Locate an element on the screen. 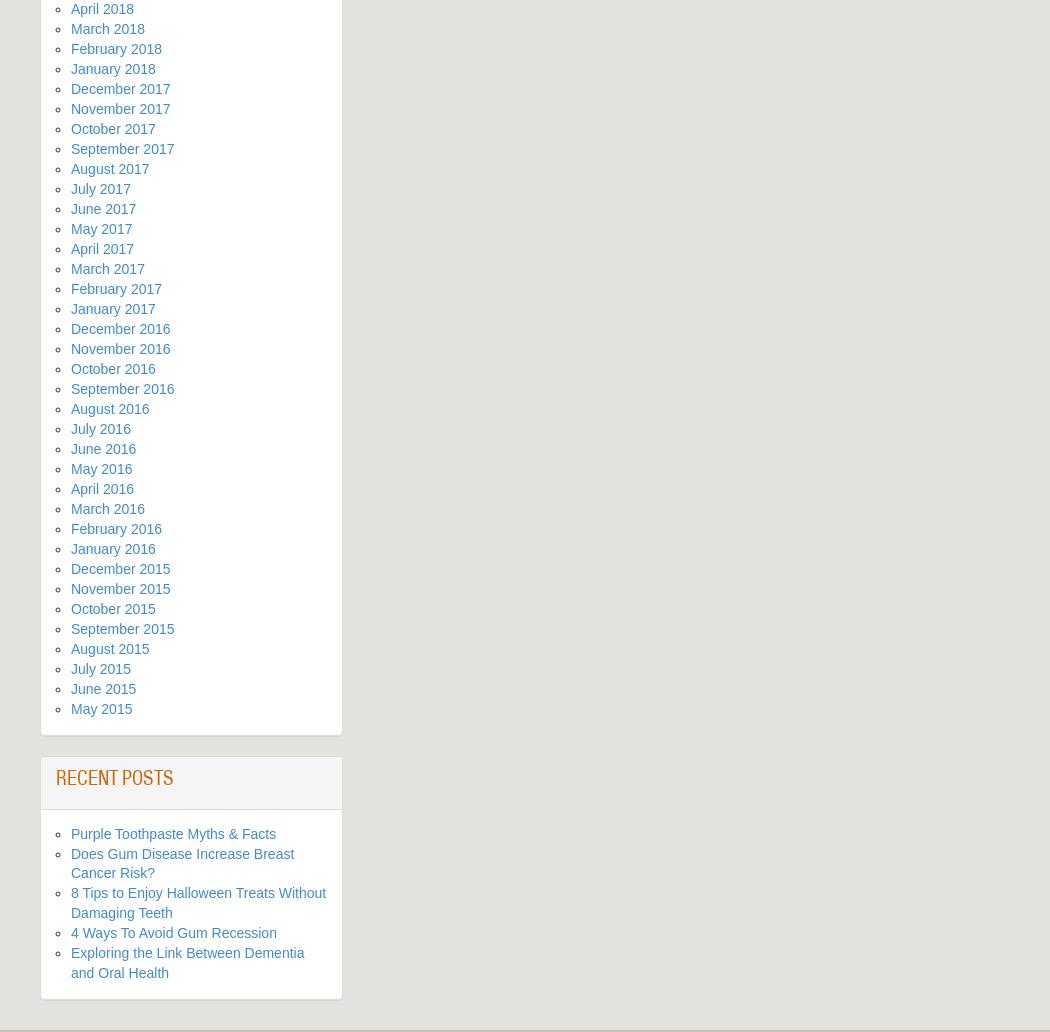  'December 2017' is located at coordinates (119, 88).